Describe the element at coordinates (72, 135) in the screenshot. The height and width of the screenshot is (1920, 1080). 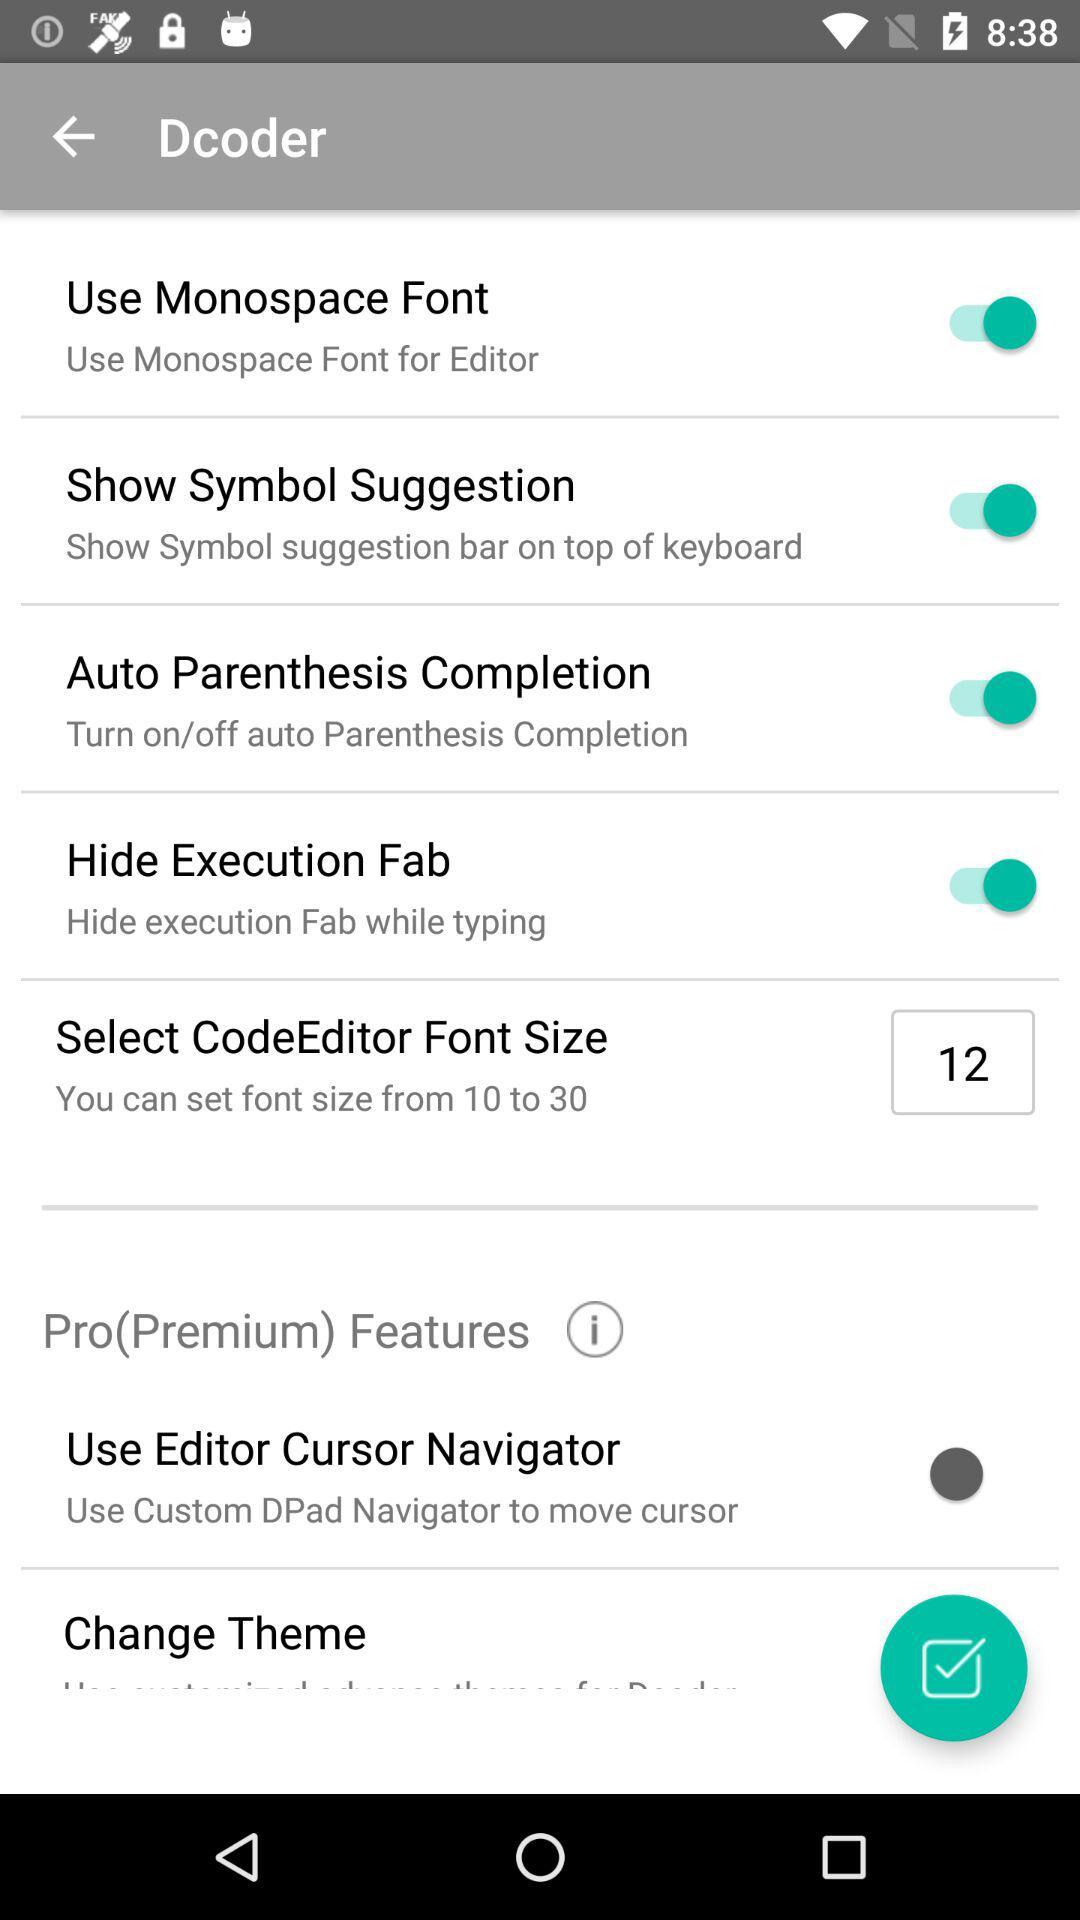
I see `the item next to the dcoder` at that location.